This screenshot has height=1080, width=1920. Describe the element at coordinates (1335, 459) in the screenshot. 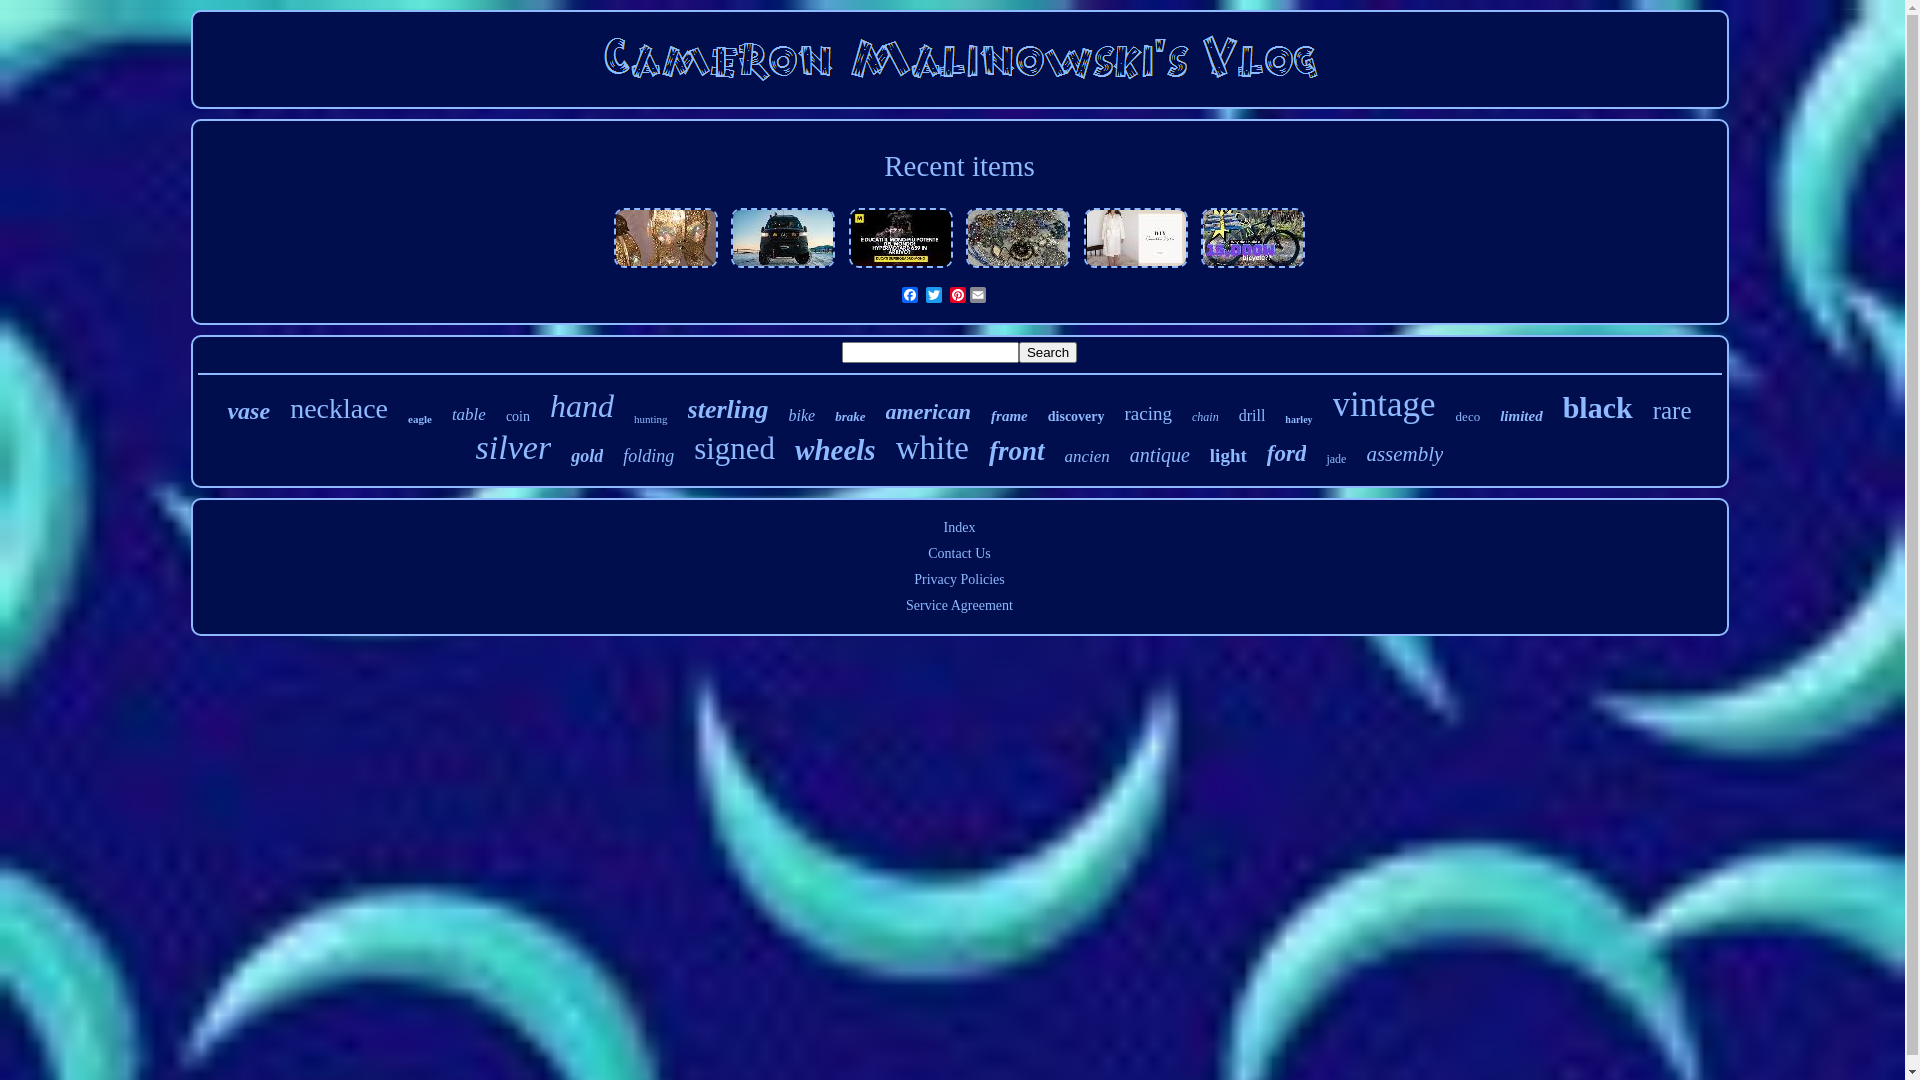

I see `'jade'` at that location.